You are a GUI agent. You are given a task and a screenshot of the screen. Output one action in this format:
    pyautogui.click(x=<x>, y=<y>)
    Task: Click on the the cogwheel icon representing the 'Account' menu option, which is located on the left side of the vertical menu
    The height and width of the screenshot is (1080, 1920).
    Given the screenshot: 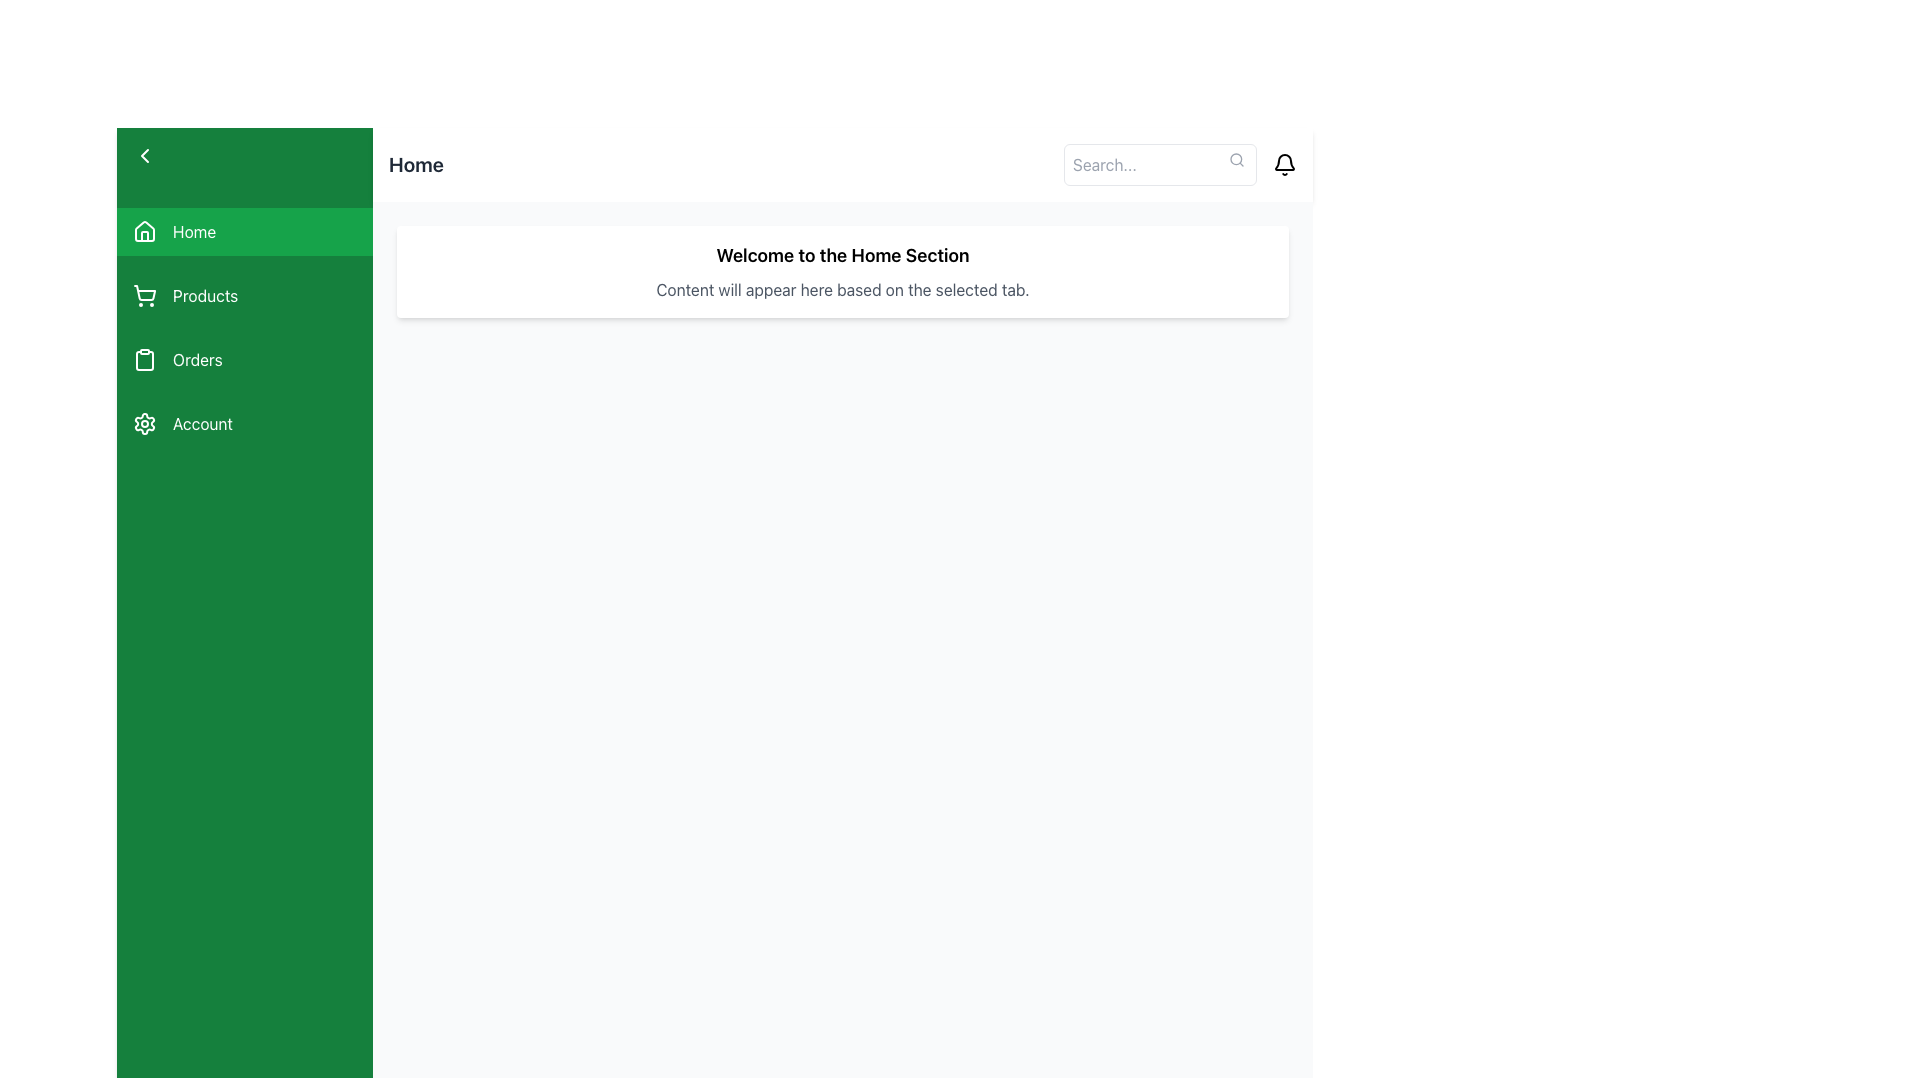 What is the action you would take?
    pyautogui.click(x=143, y=423)
    